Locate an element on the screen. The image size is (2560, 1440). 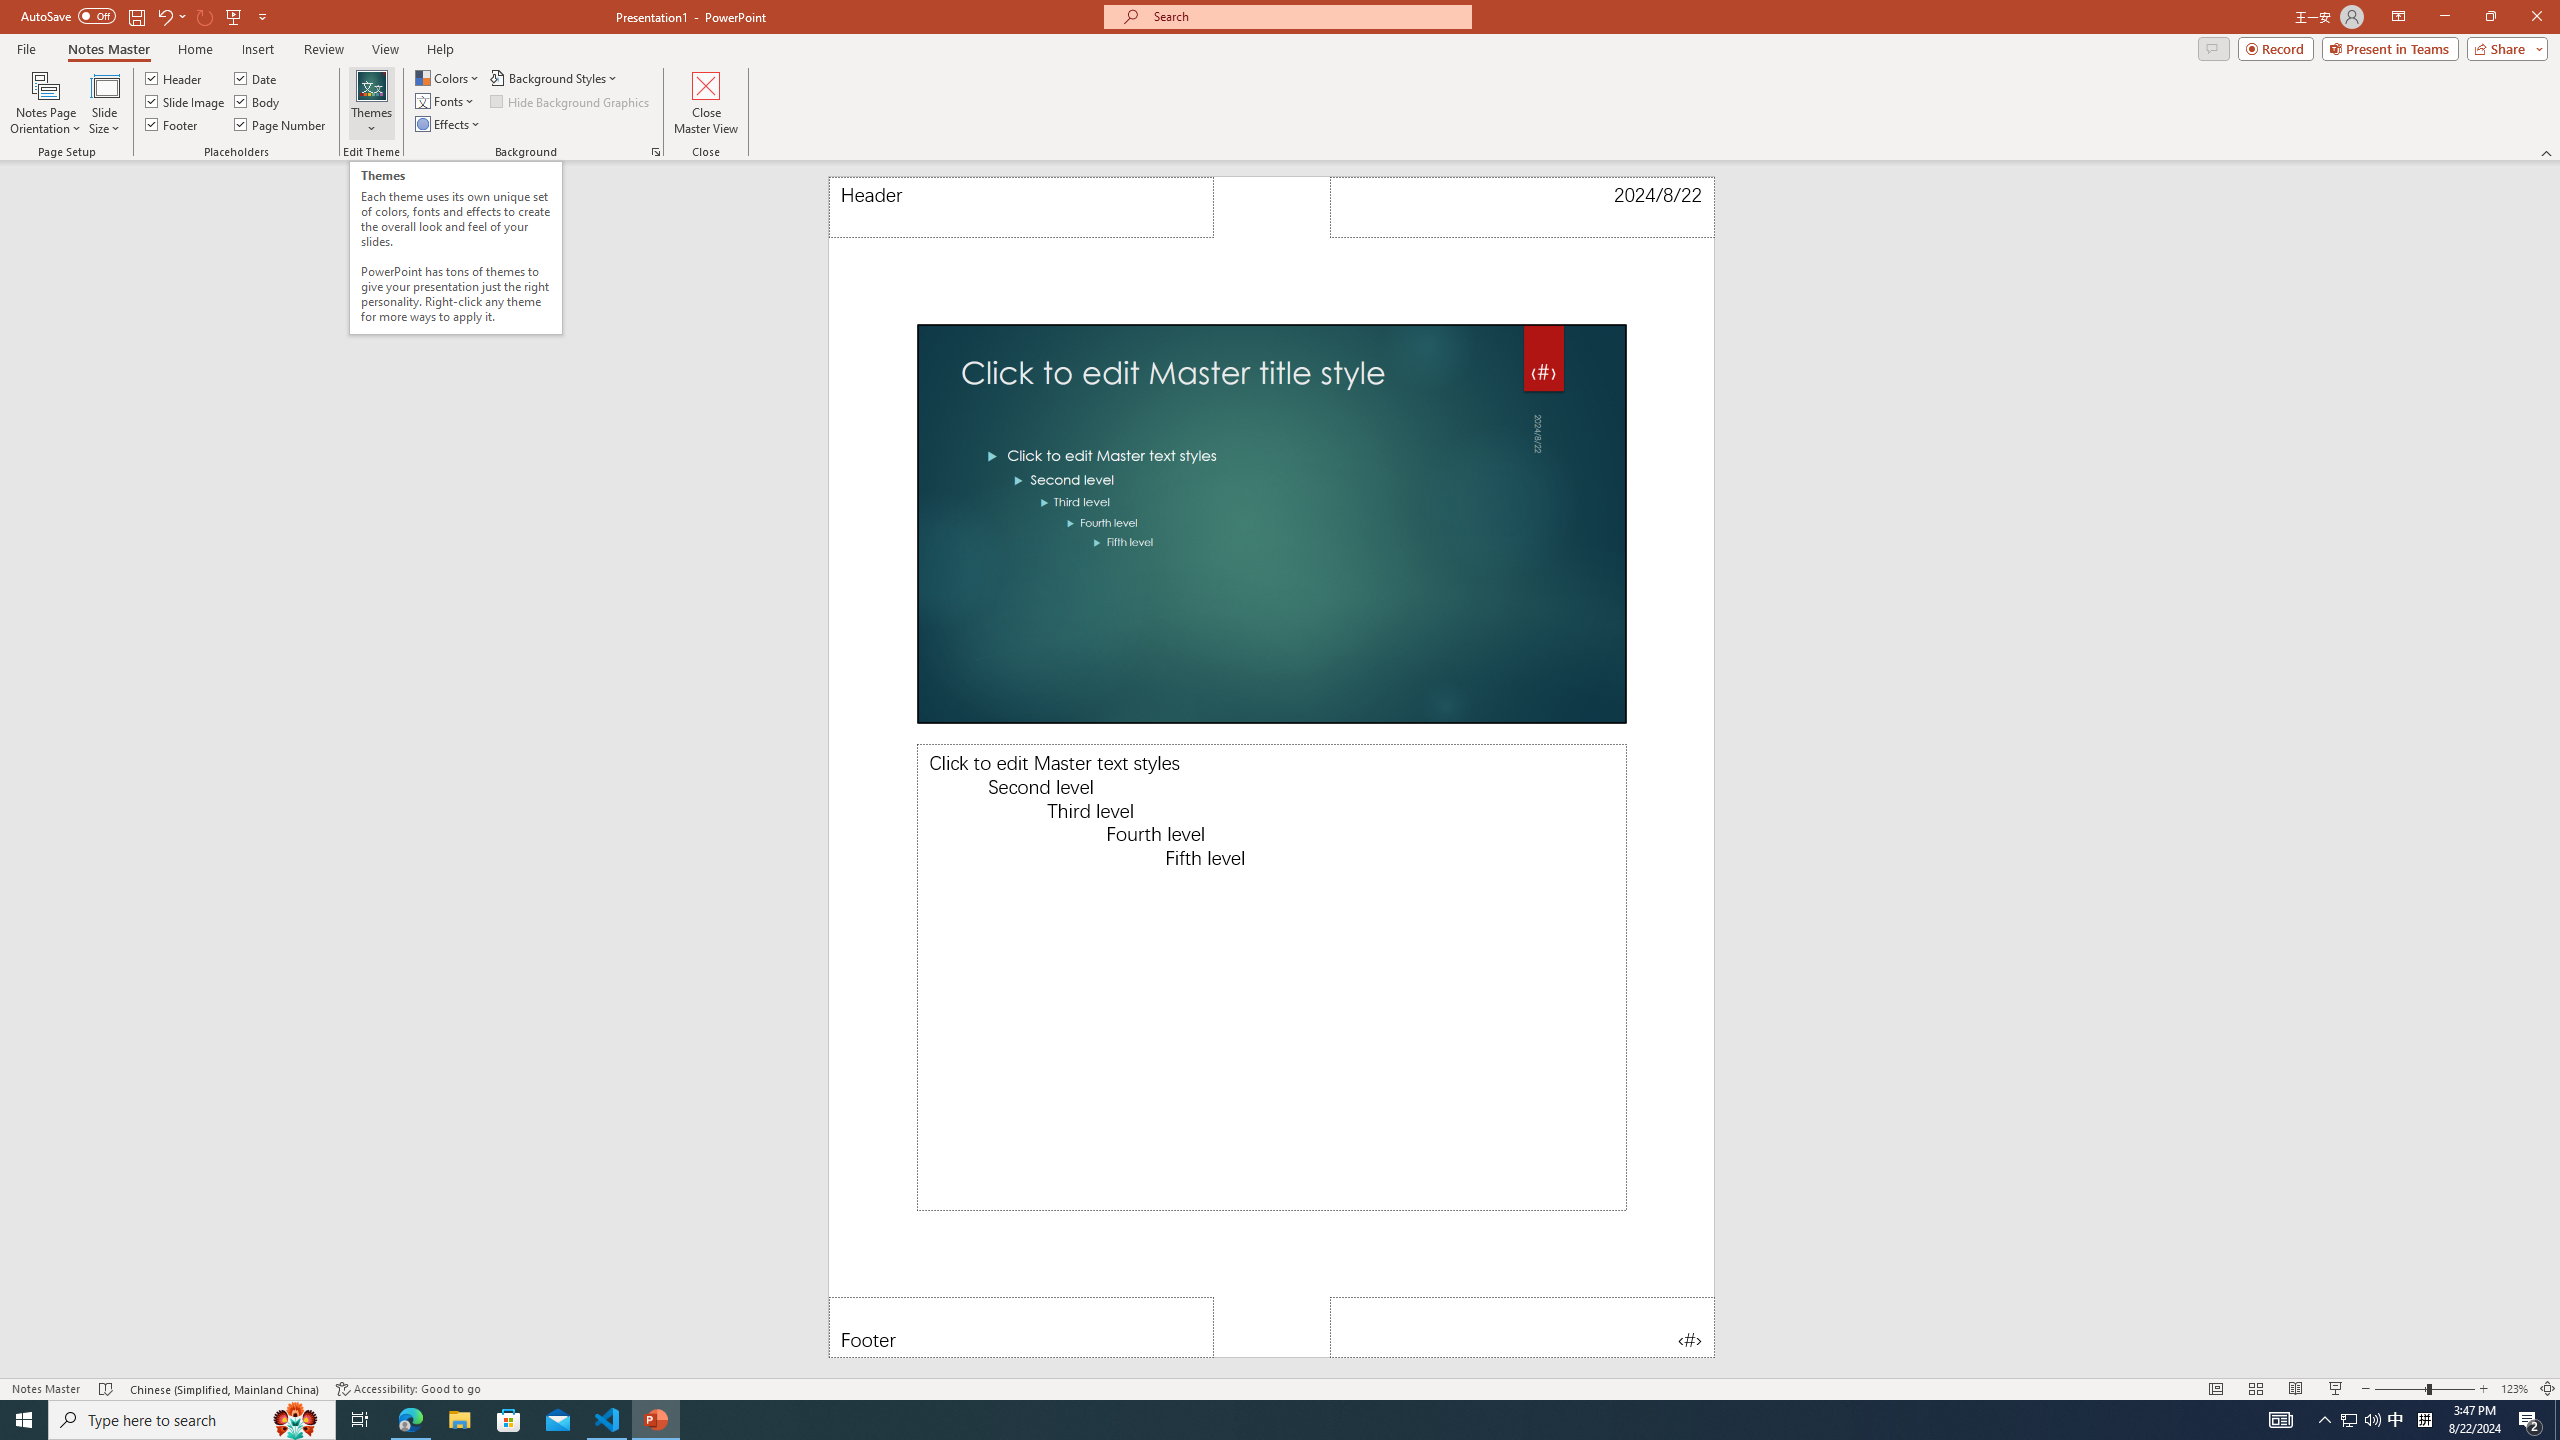
'Close Master View' is located at coordinates (705, 103).